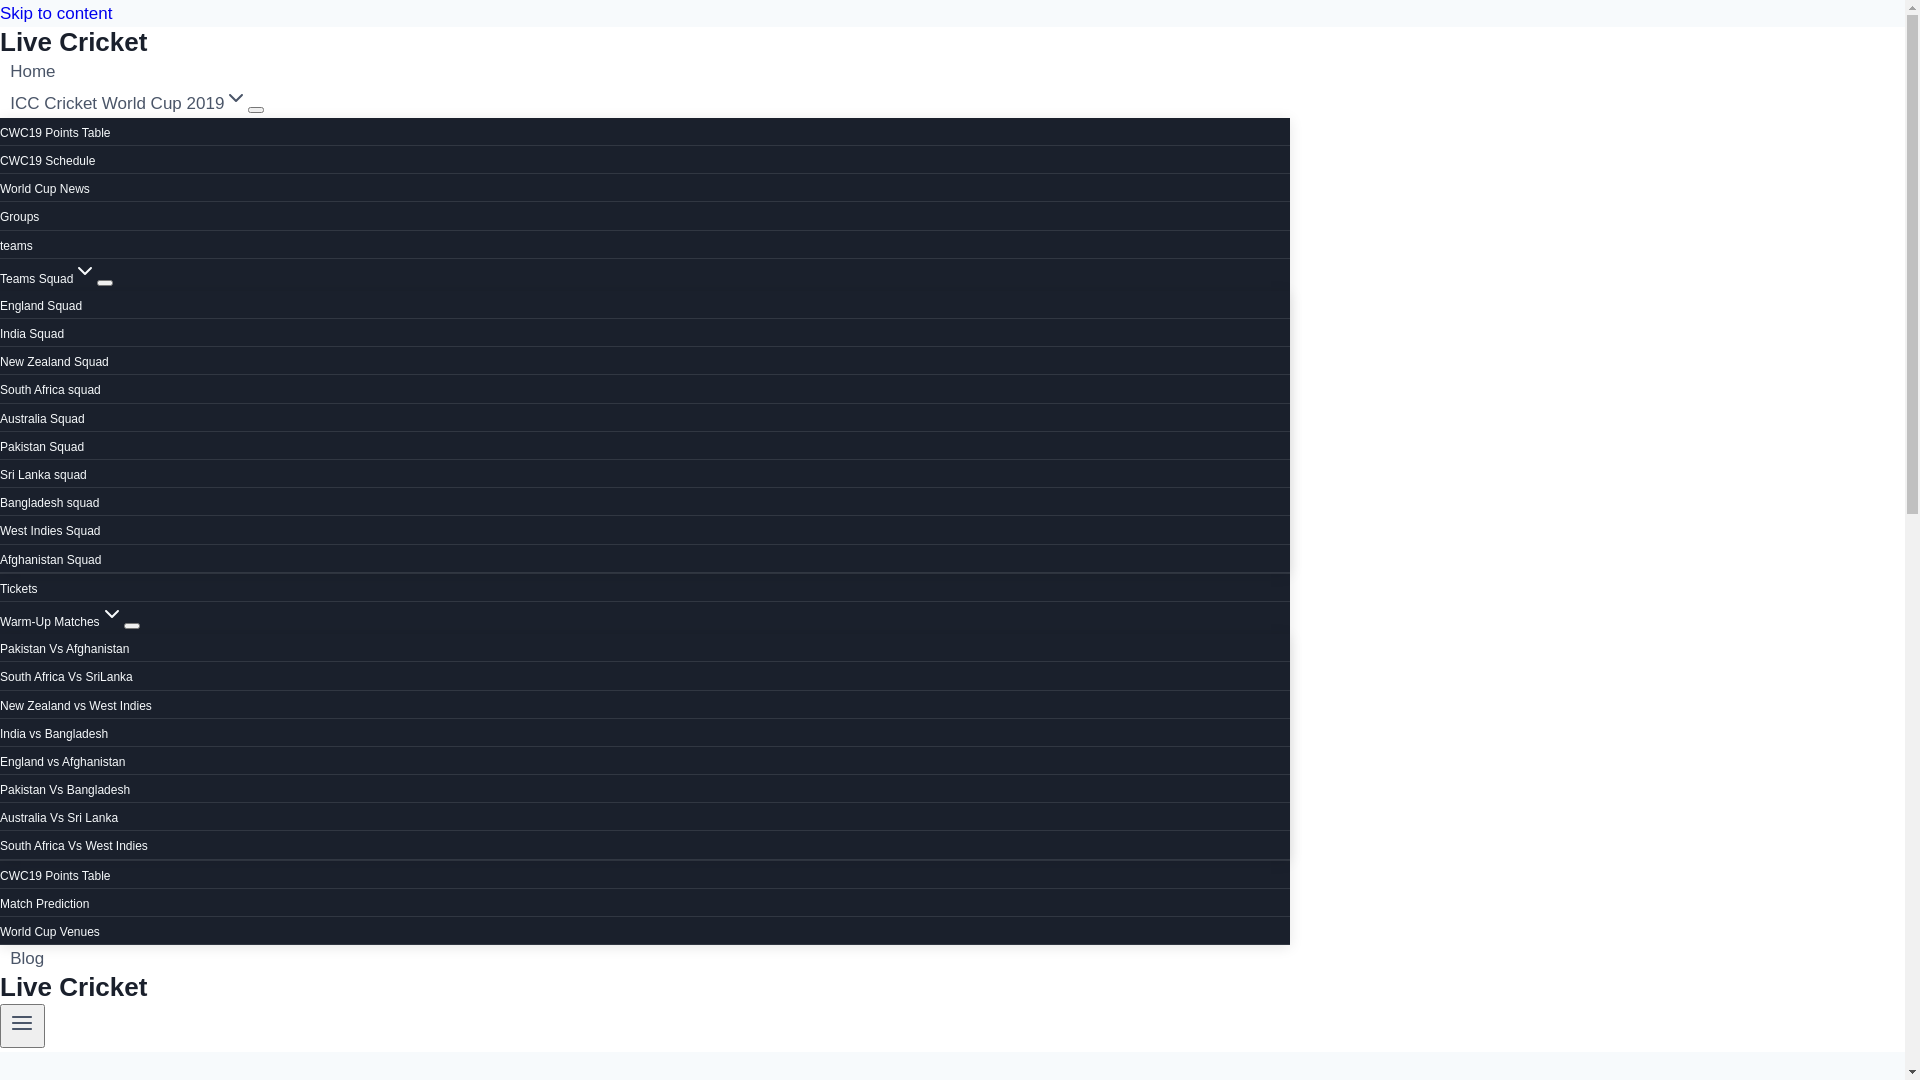  I want to click on 'England vs Afghanistan', so click(0, 762).